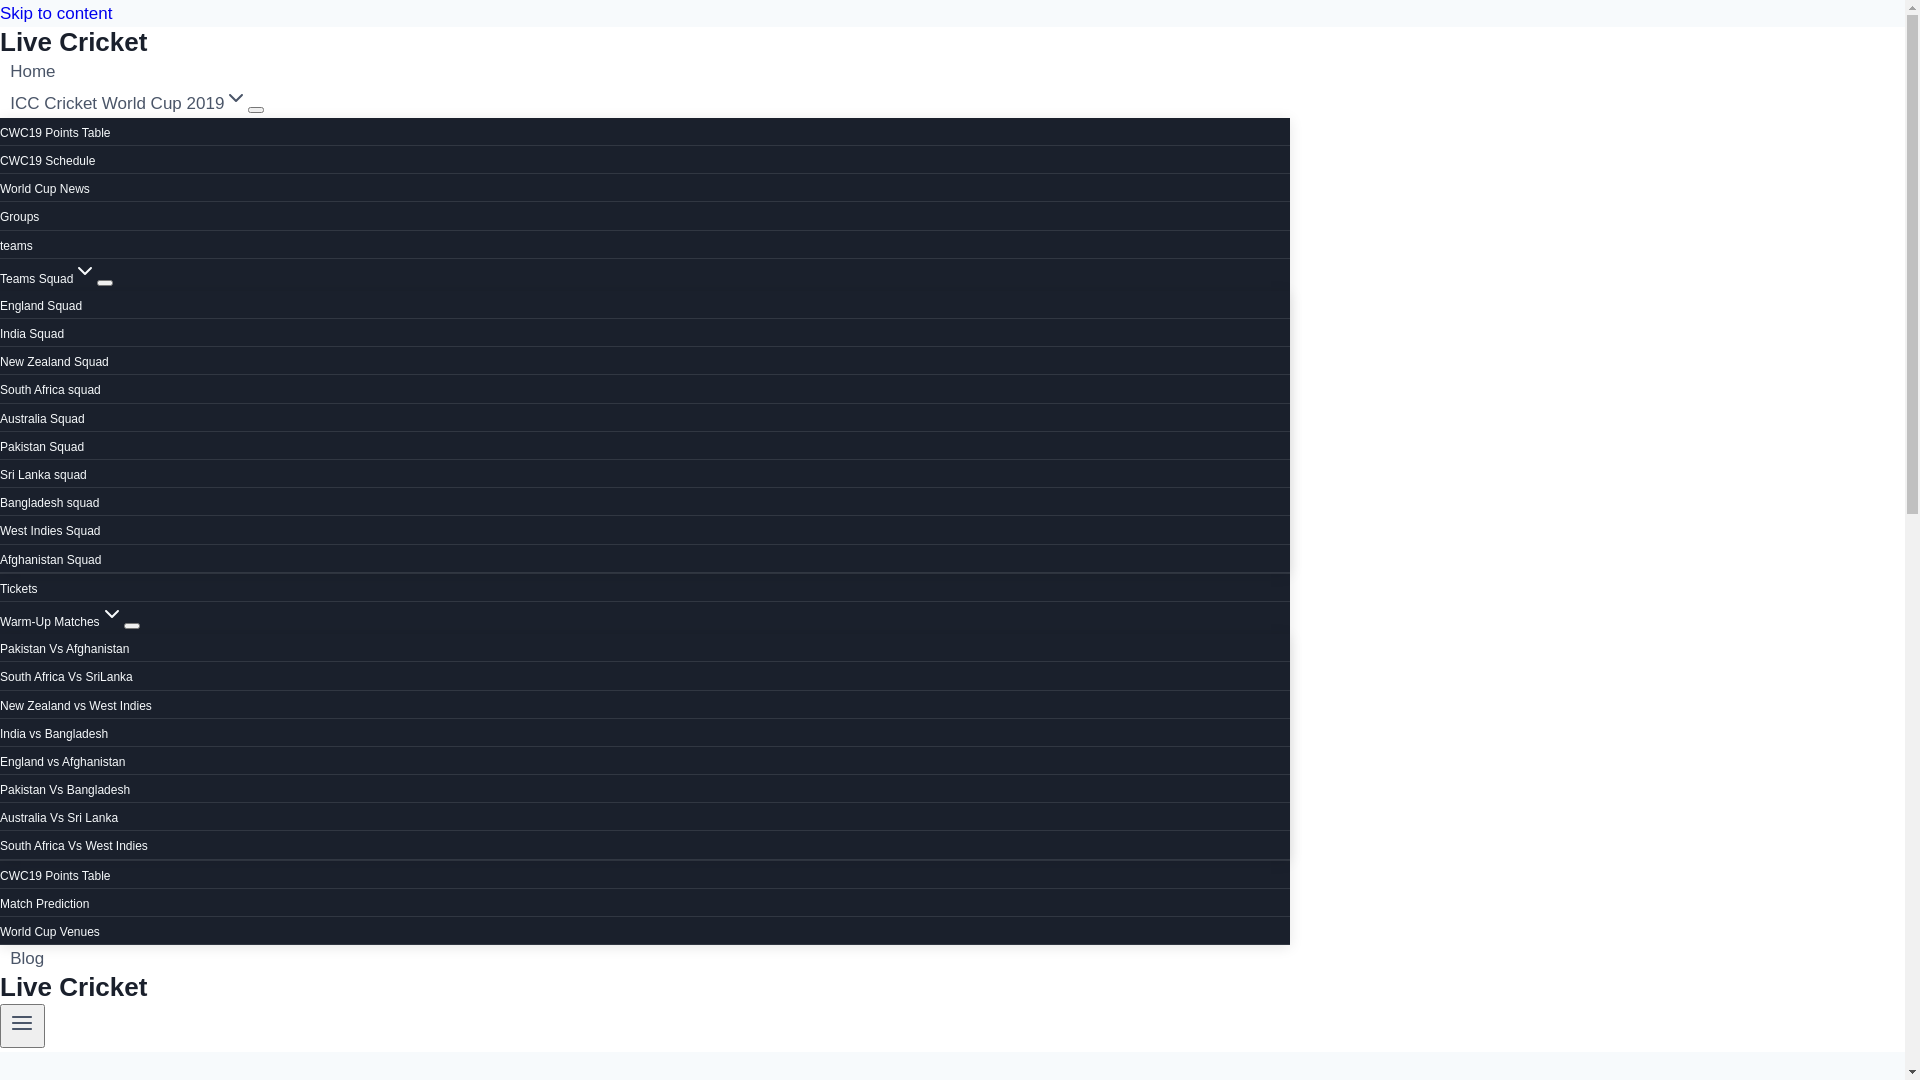  I want to click on 'England vs Afghanistan', so click(0, 762).